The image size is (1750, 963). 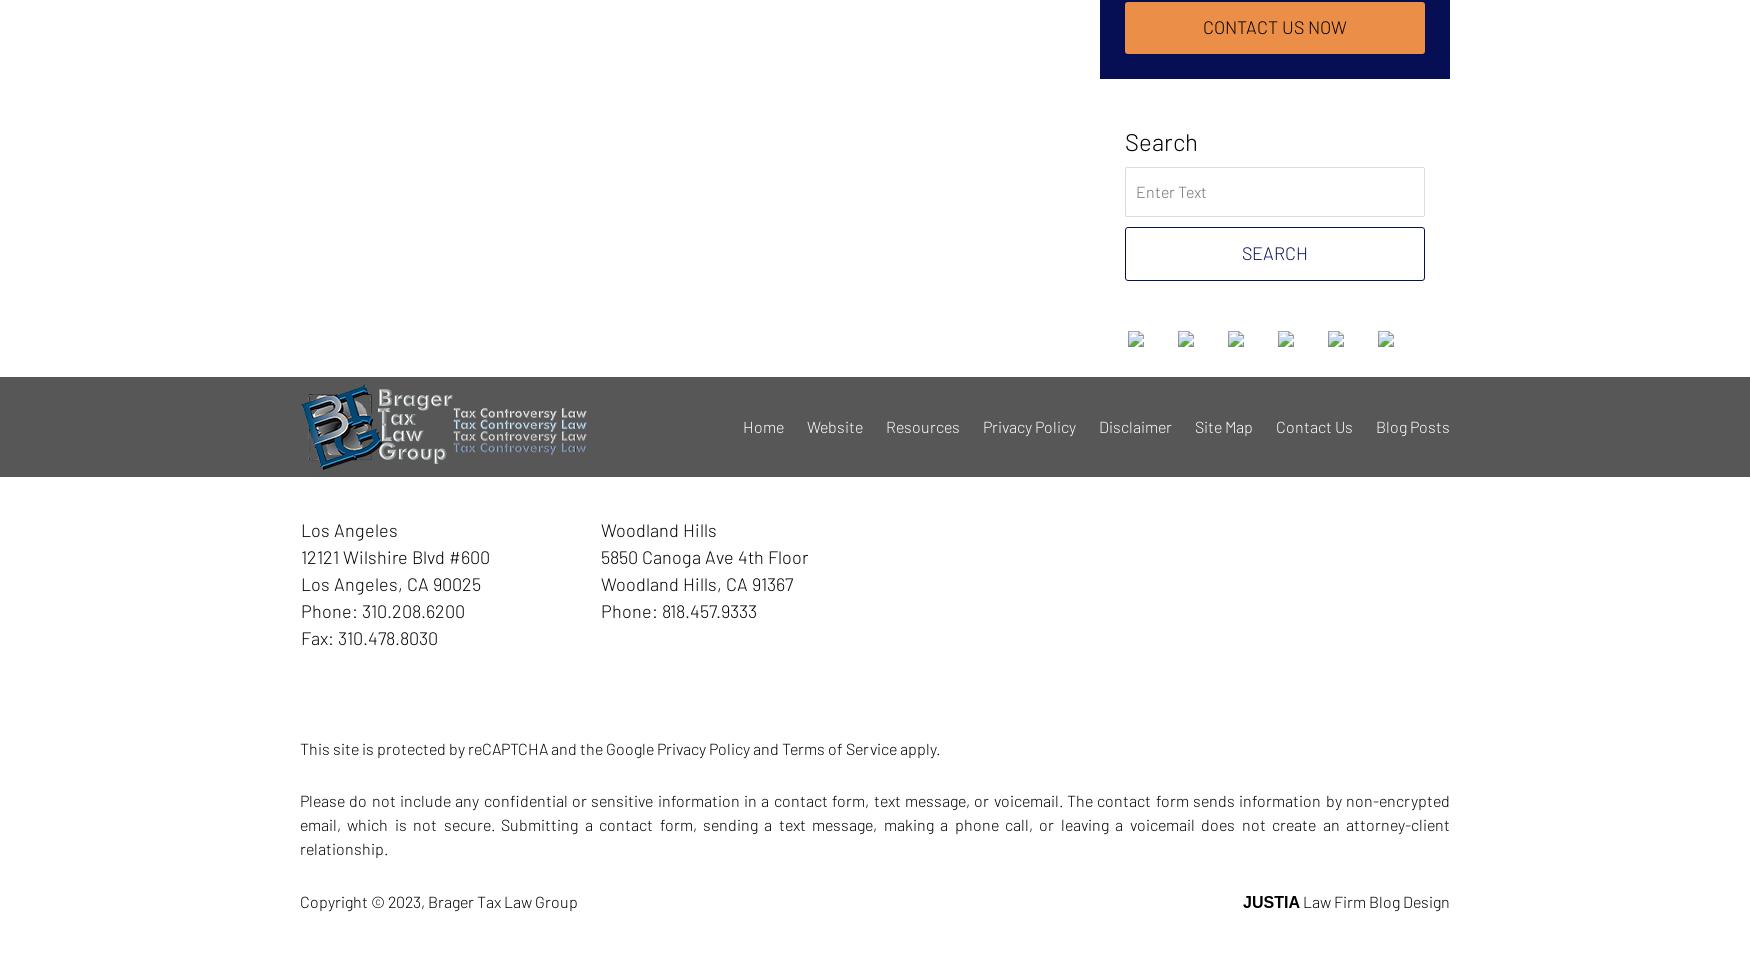 What do you see at coordinates (917, 747) in the screenshot?
I see `'apply.'` at bounding box center [917, 747].